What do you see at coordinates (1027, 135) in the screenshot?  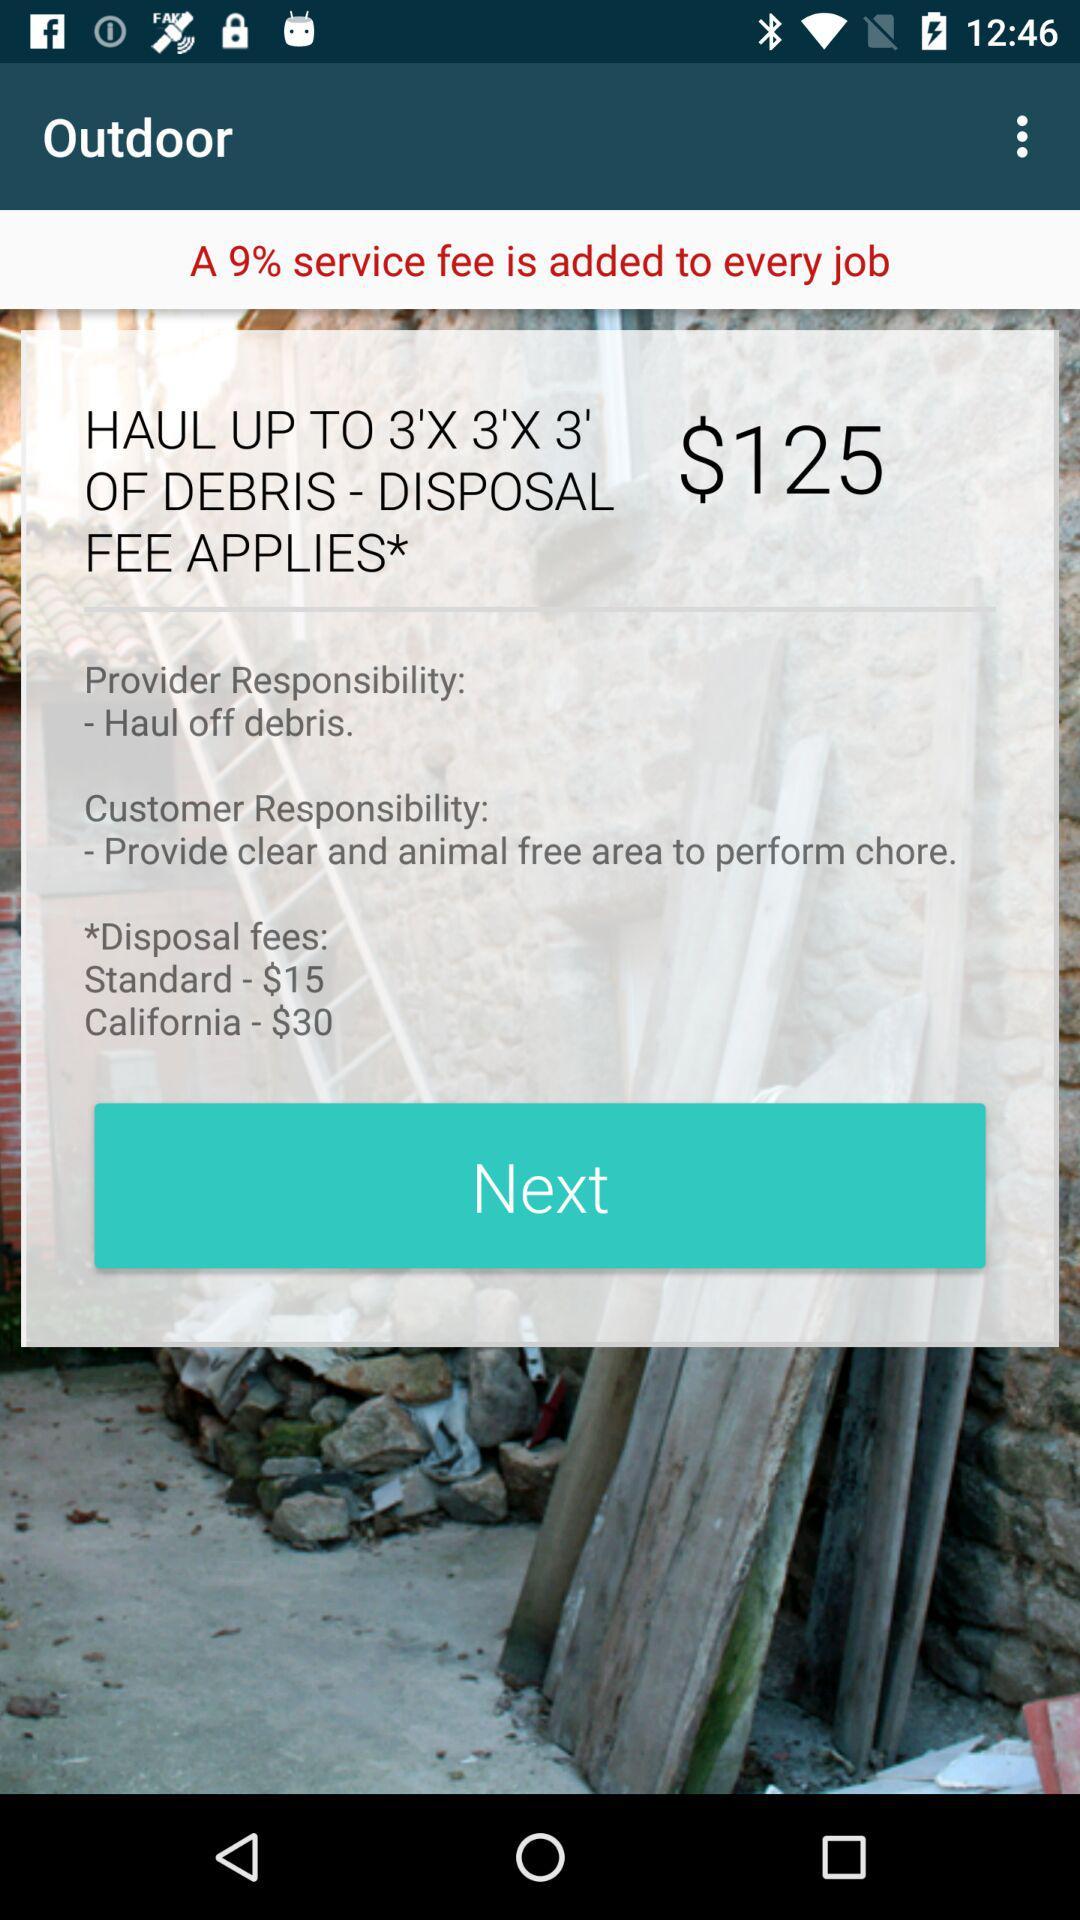 I see `the icon to the right of the outdoor app` at bounding box center [1027, 135].